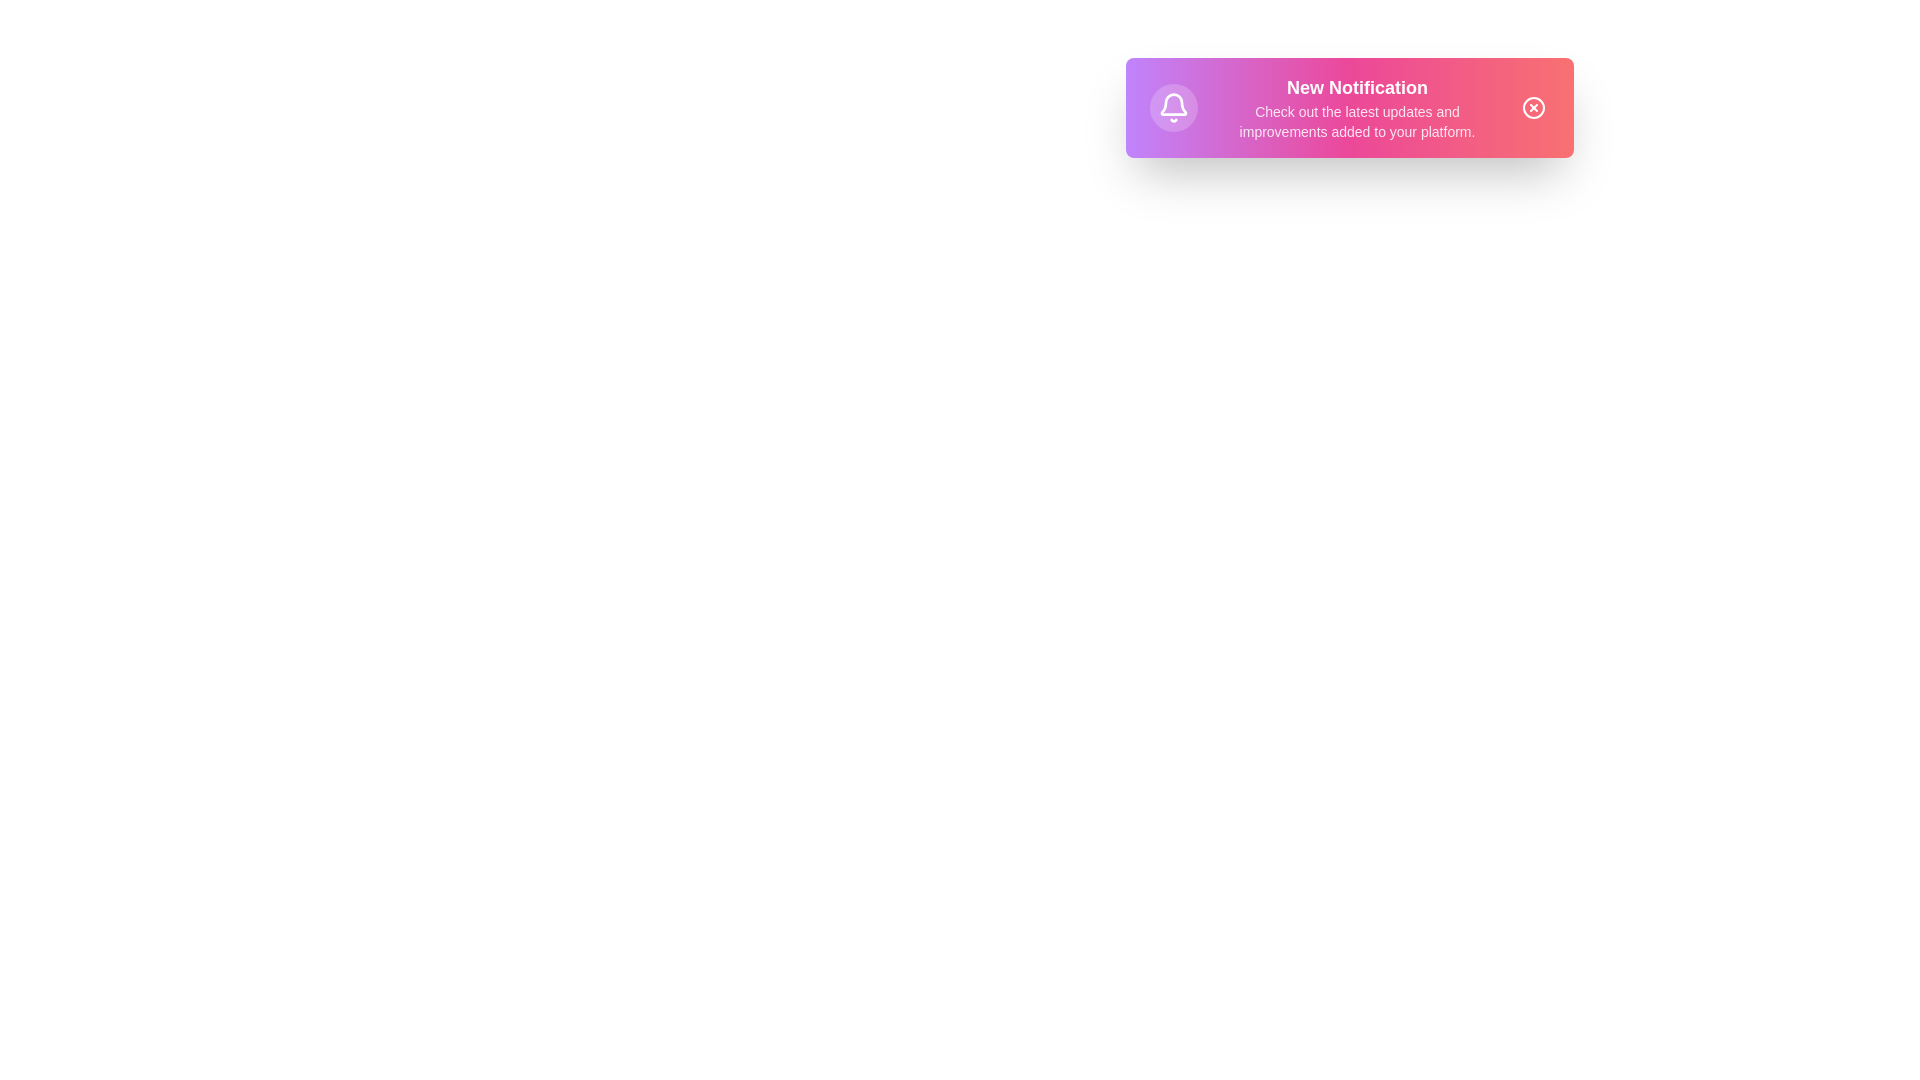  I want to click on the close button to dismiss the notification, so click(1532, 108).